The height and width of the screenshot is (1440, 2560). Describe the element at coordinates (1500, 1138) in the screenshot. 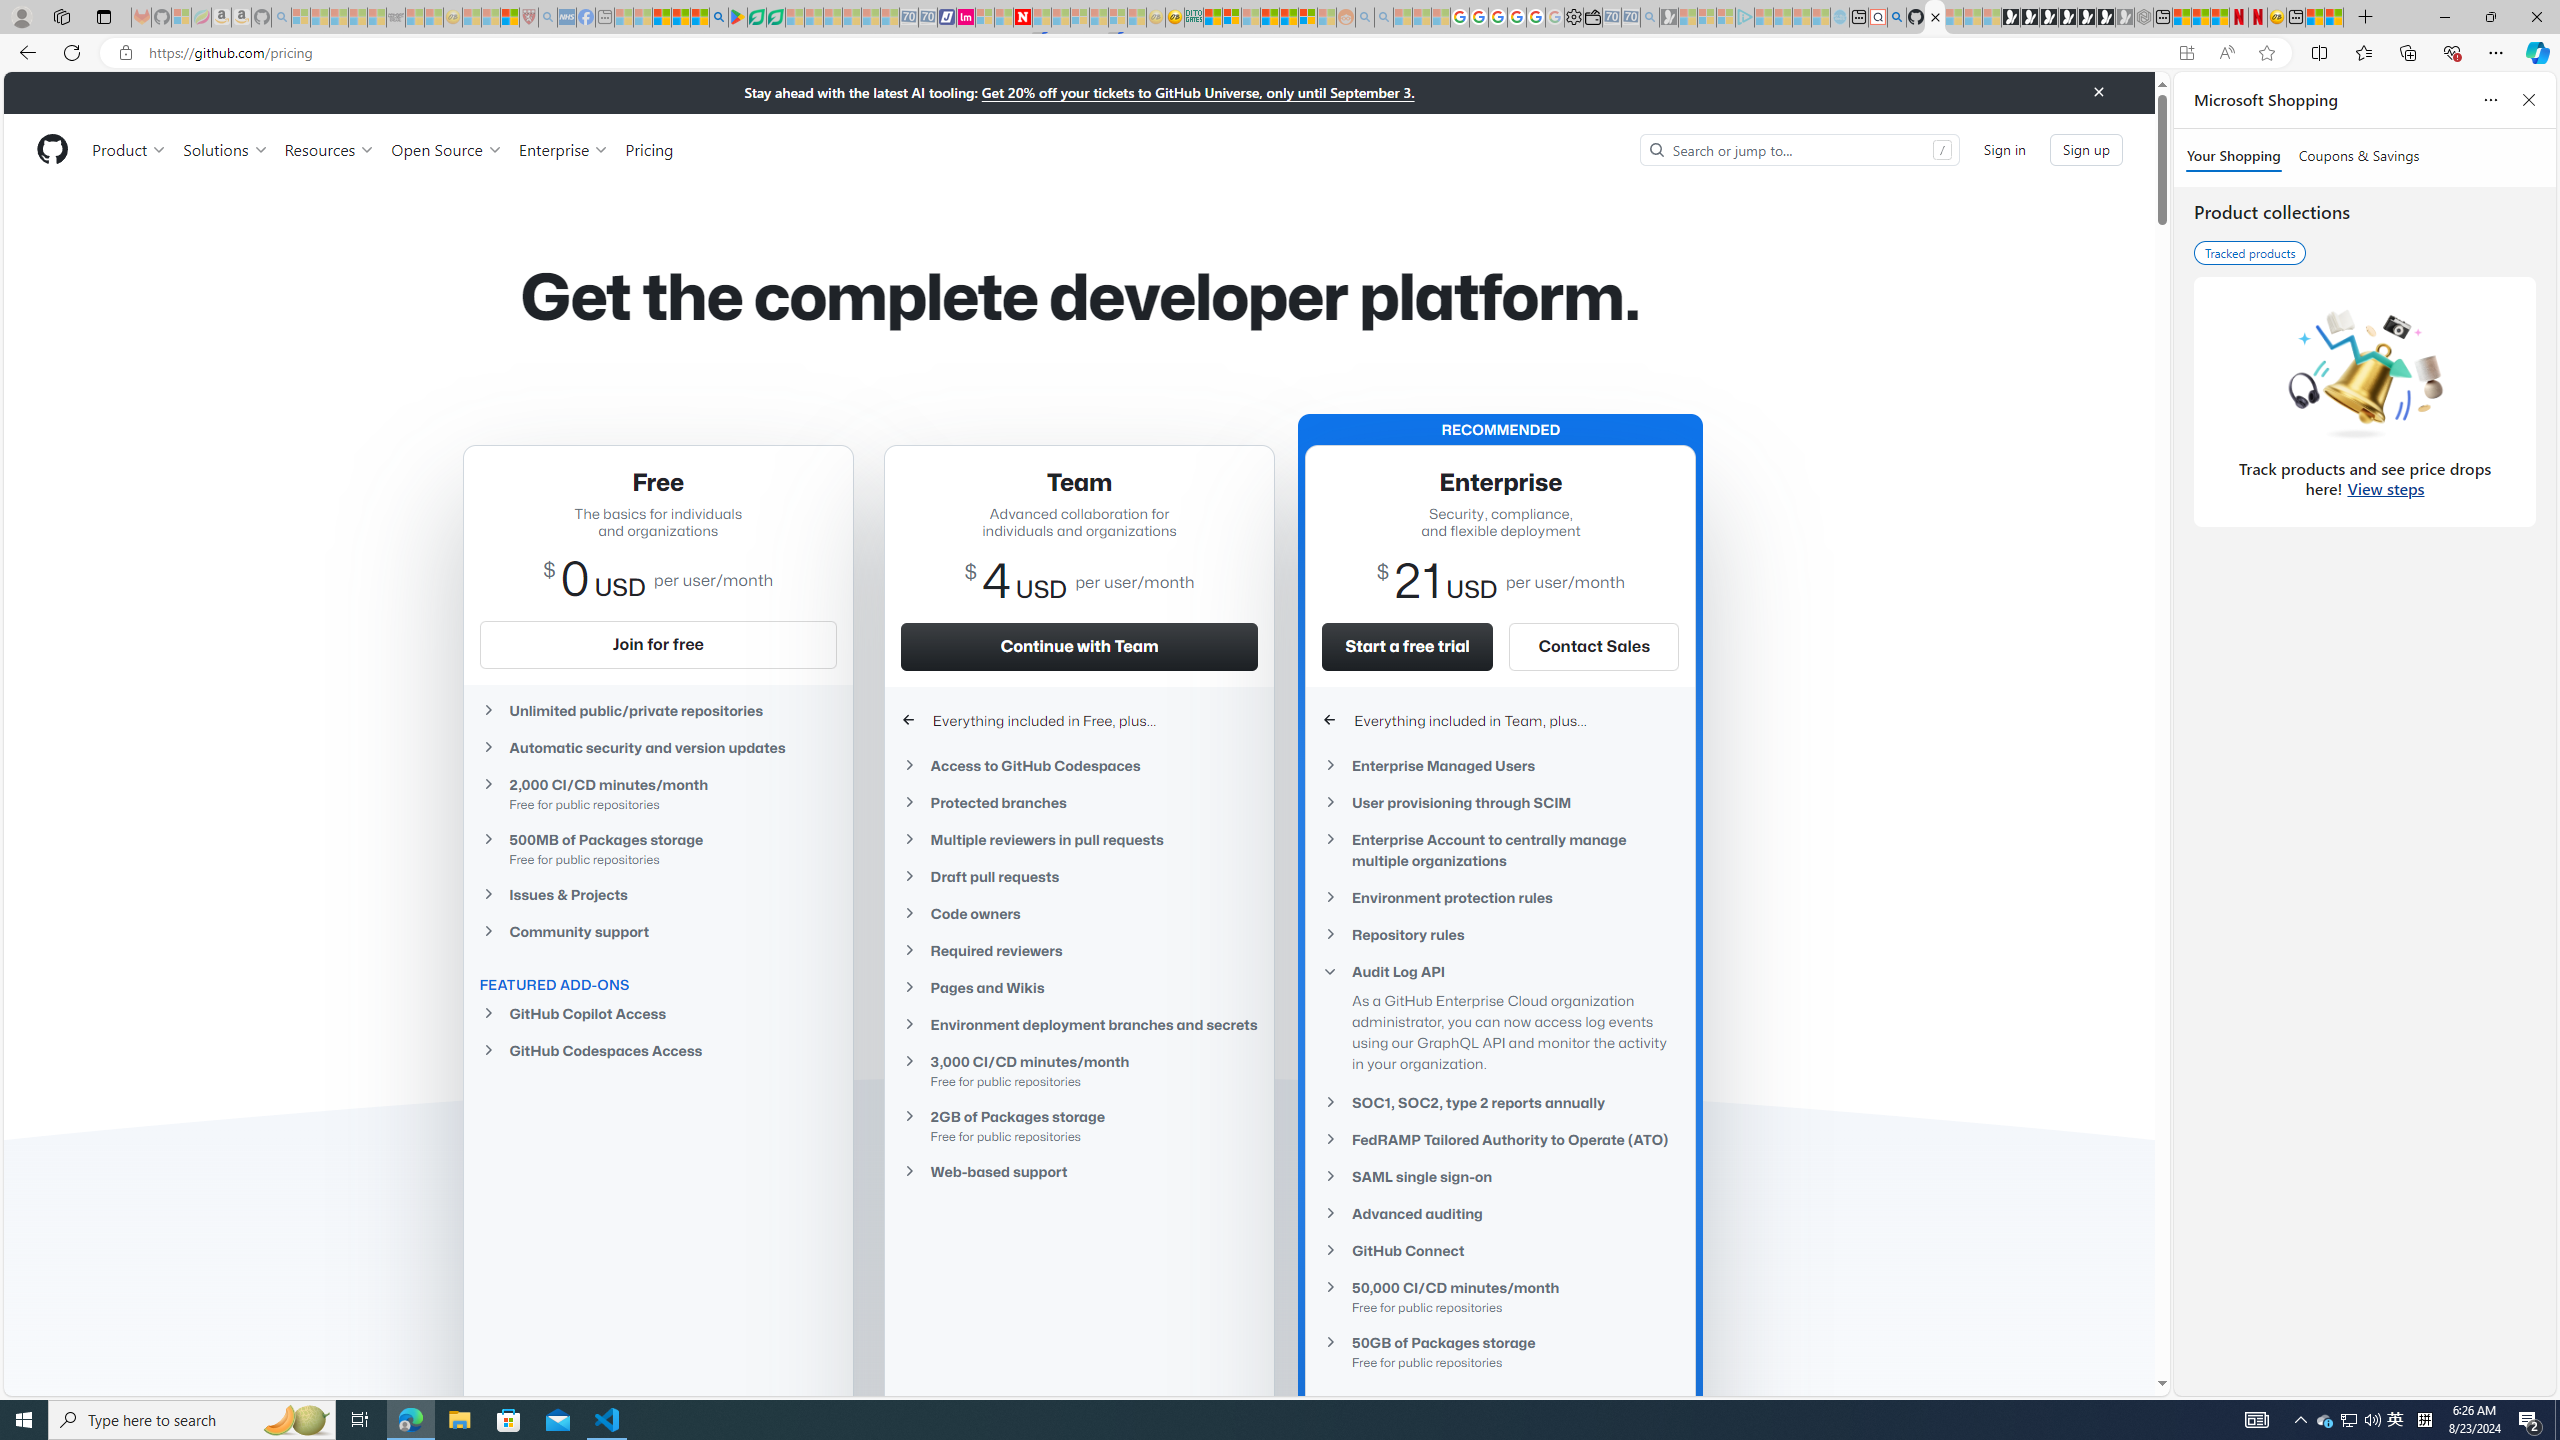

I see `'FedRAMP Tailored Authority to Operate (ATO)'` at that location.